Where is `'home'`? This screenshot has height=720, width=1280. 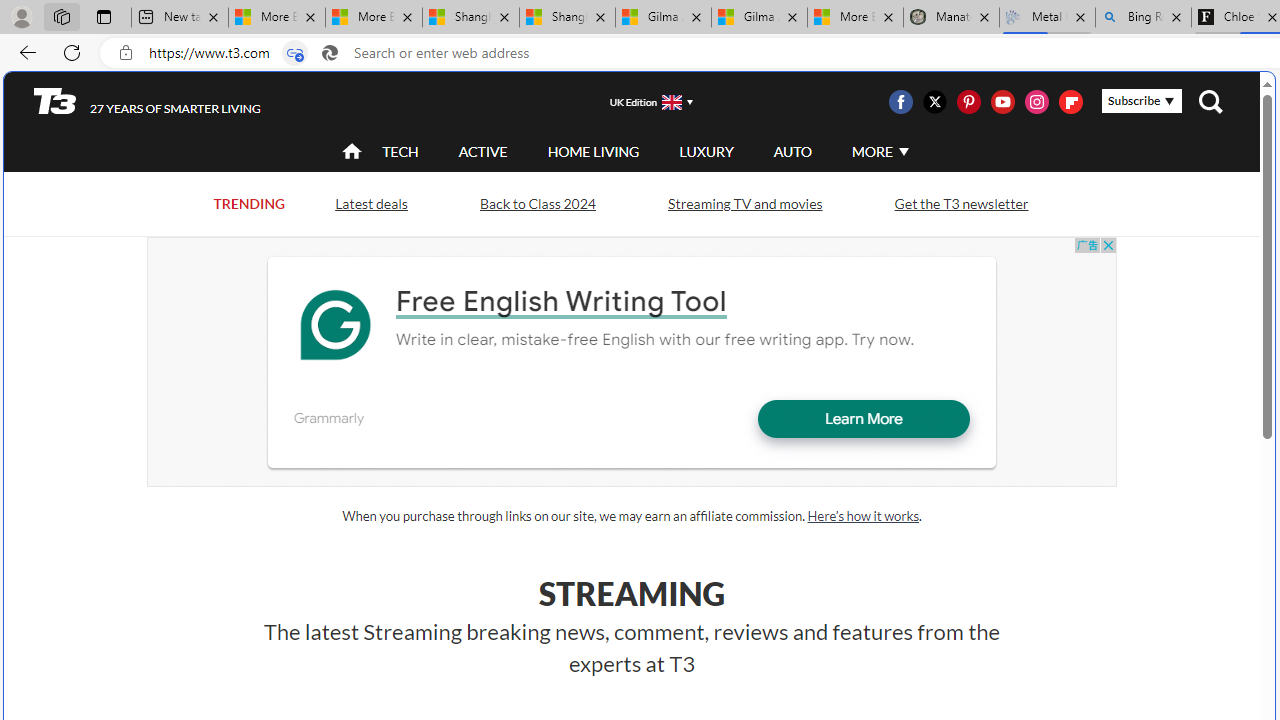
'home' is located at coordinates (352, 152).